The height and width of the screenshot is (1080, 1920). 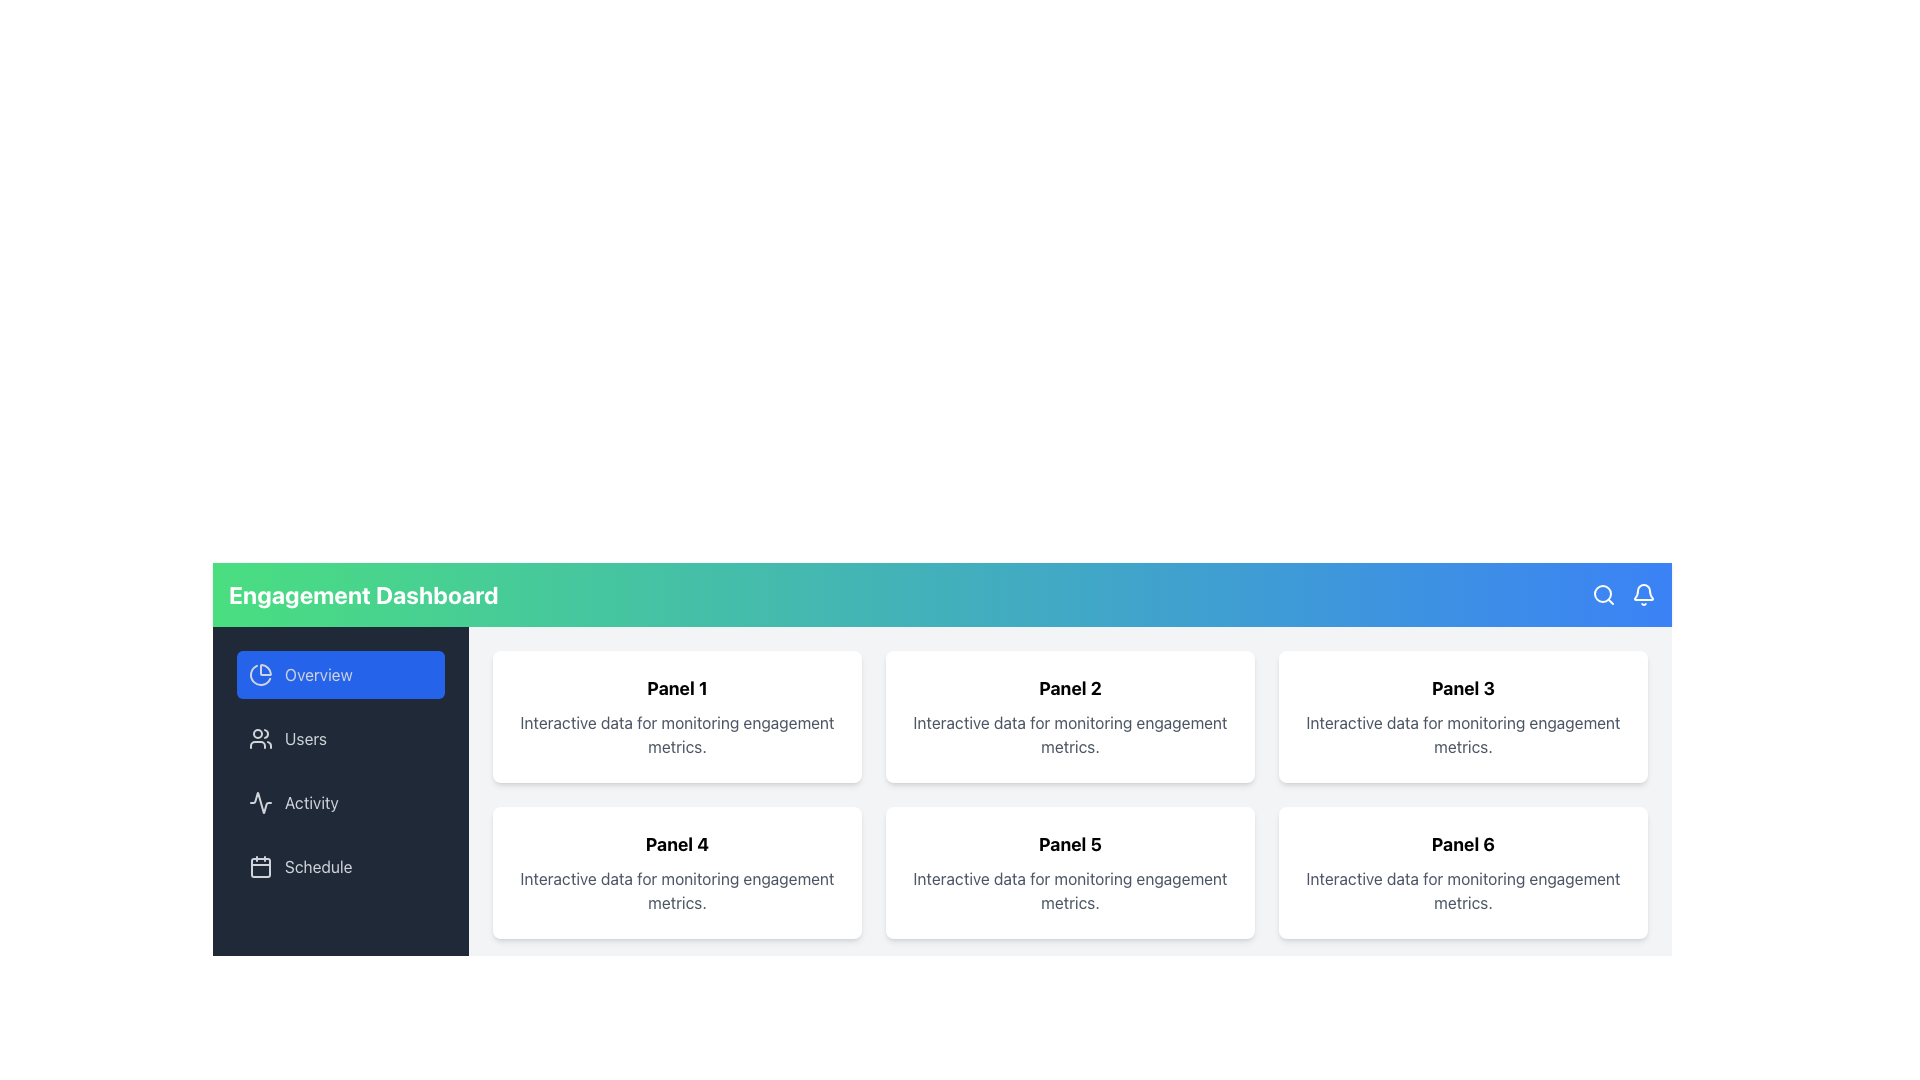 What do you see at coordinates (1603, 593) in the screenshot?
I see `the search icon, represented by a minimalist magnifying glass, located at the top-right corner of the interface` at bounding box center [1603, 593].